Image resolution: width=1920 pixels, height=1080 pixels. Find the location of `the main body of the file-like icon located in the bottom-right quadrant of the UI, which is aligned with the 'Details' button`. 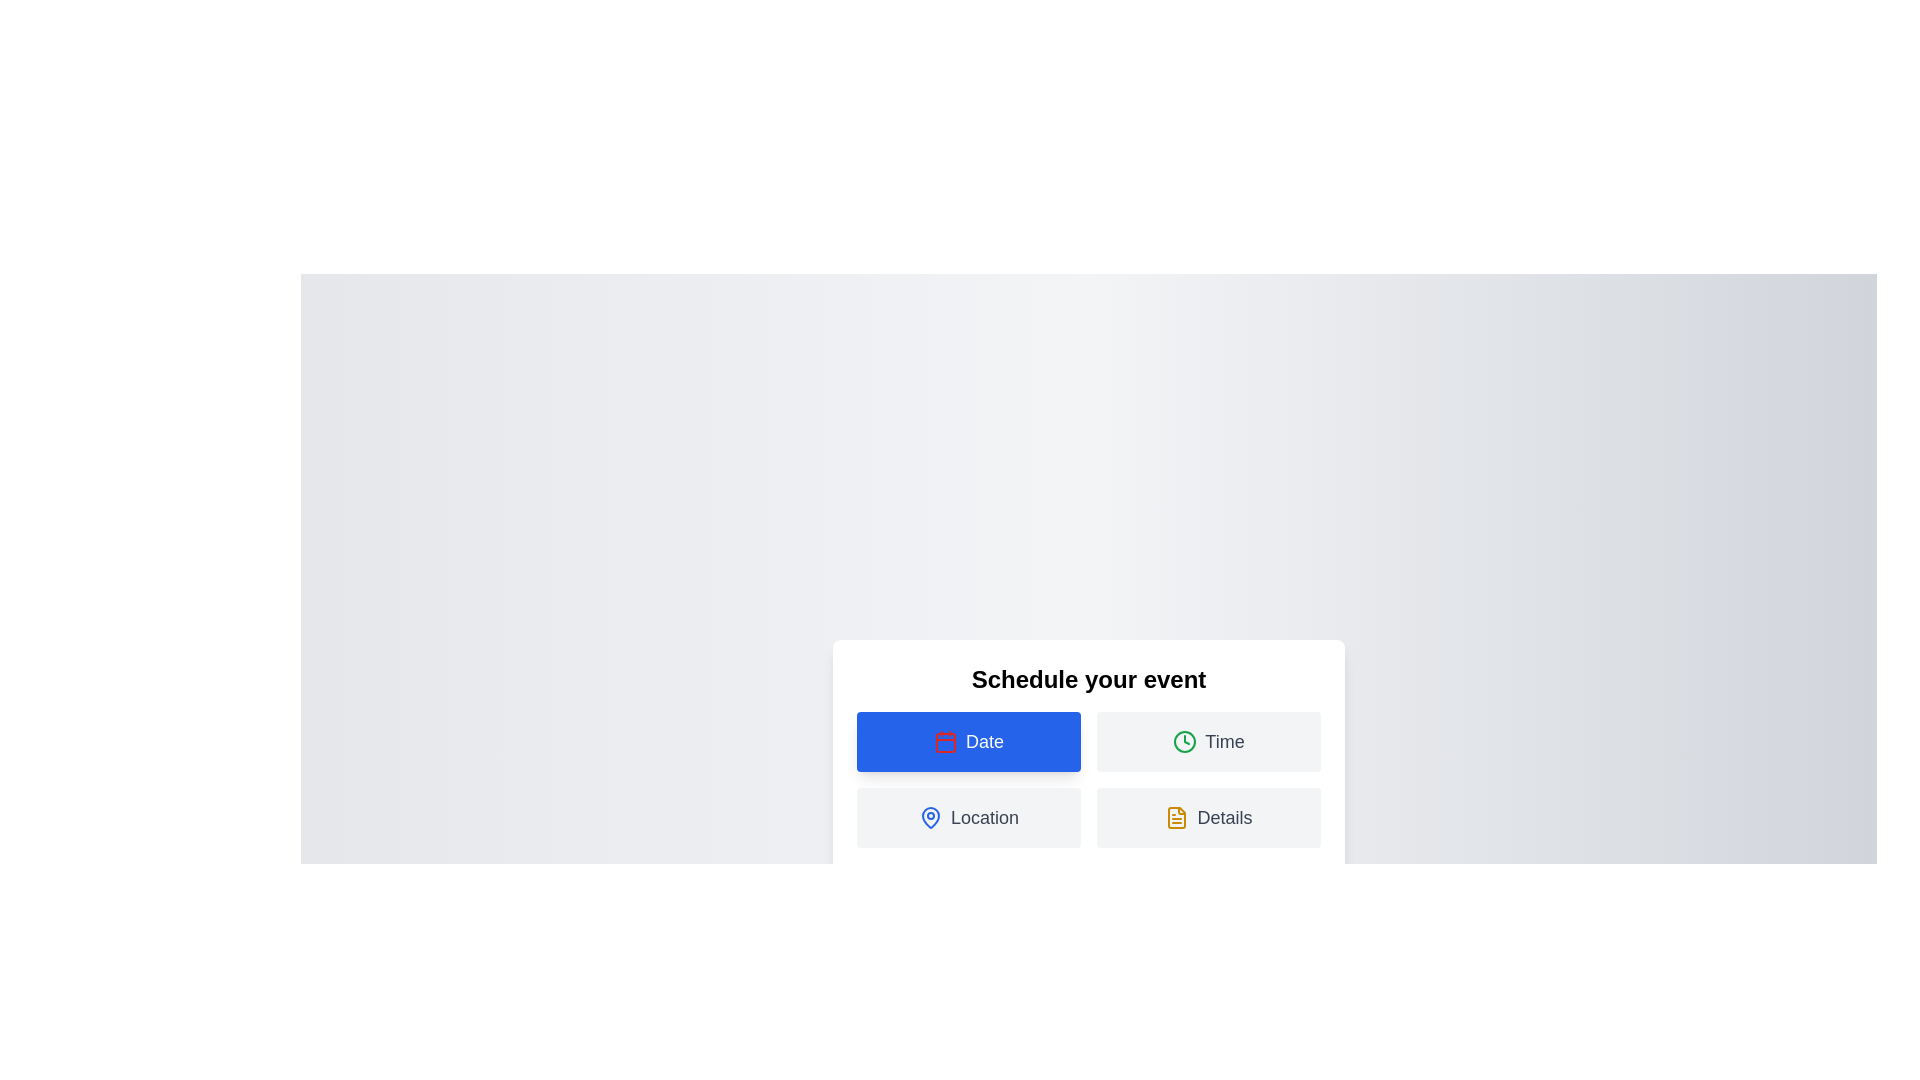

the main body of the file-like icon located in the bottom-right quadrant of the UI, which is aligned with the 'Details' button is located at coordinates (1177, 817).